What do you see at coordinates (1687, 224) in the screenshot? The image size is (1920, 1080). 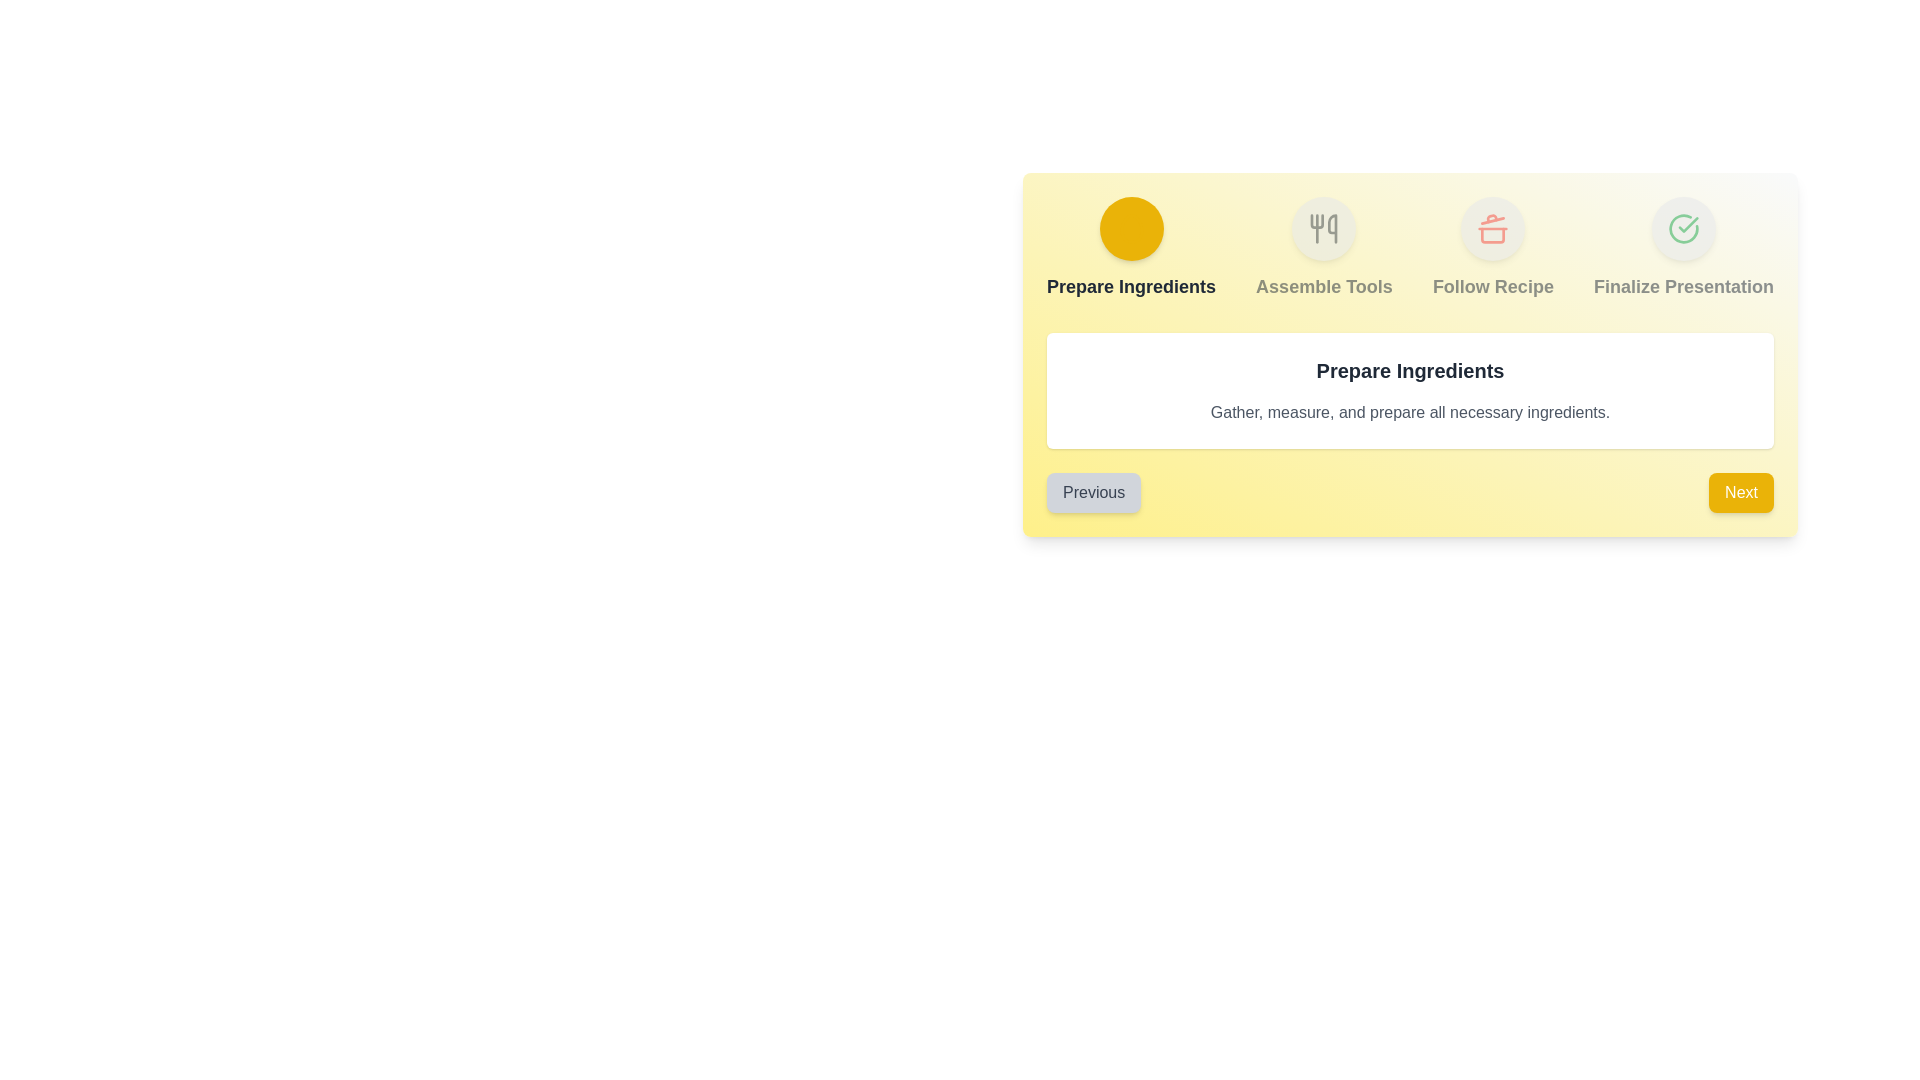 I see `the graphical representation of a checkmark within a circular icon styled with green accents, located in the upper-right portion of the UI` at bounding box center [1687, 224].